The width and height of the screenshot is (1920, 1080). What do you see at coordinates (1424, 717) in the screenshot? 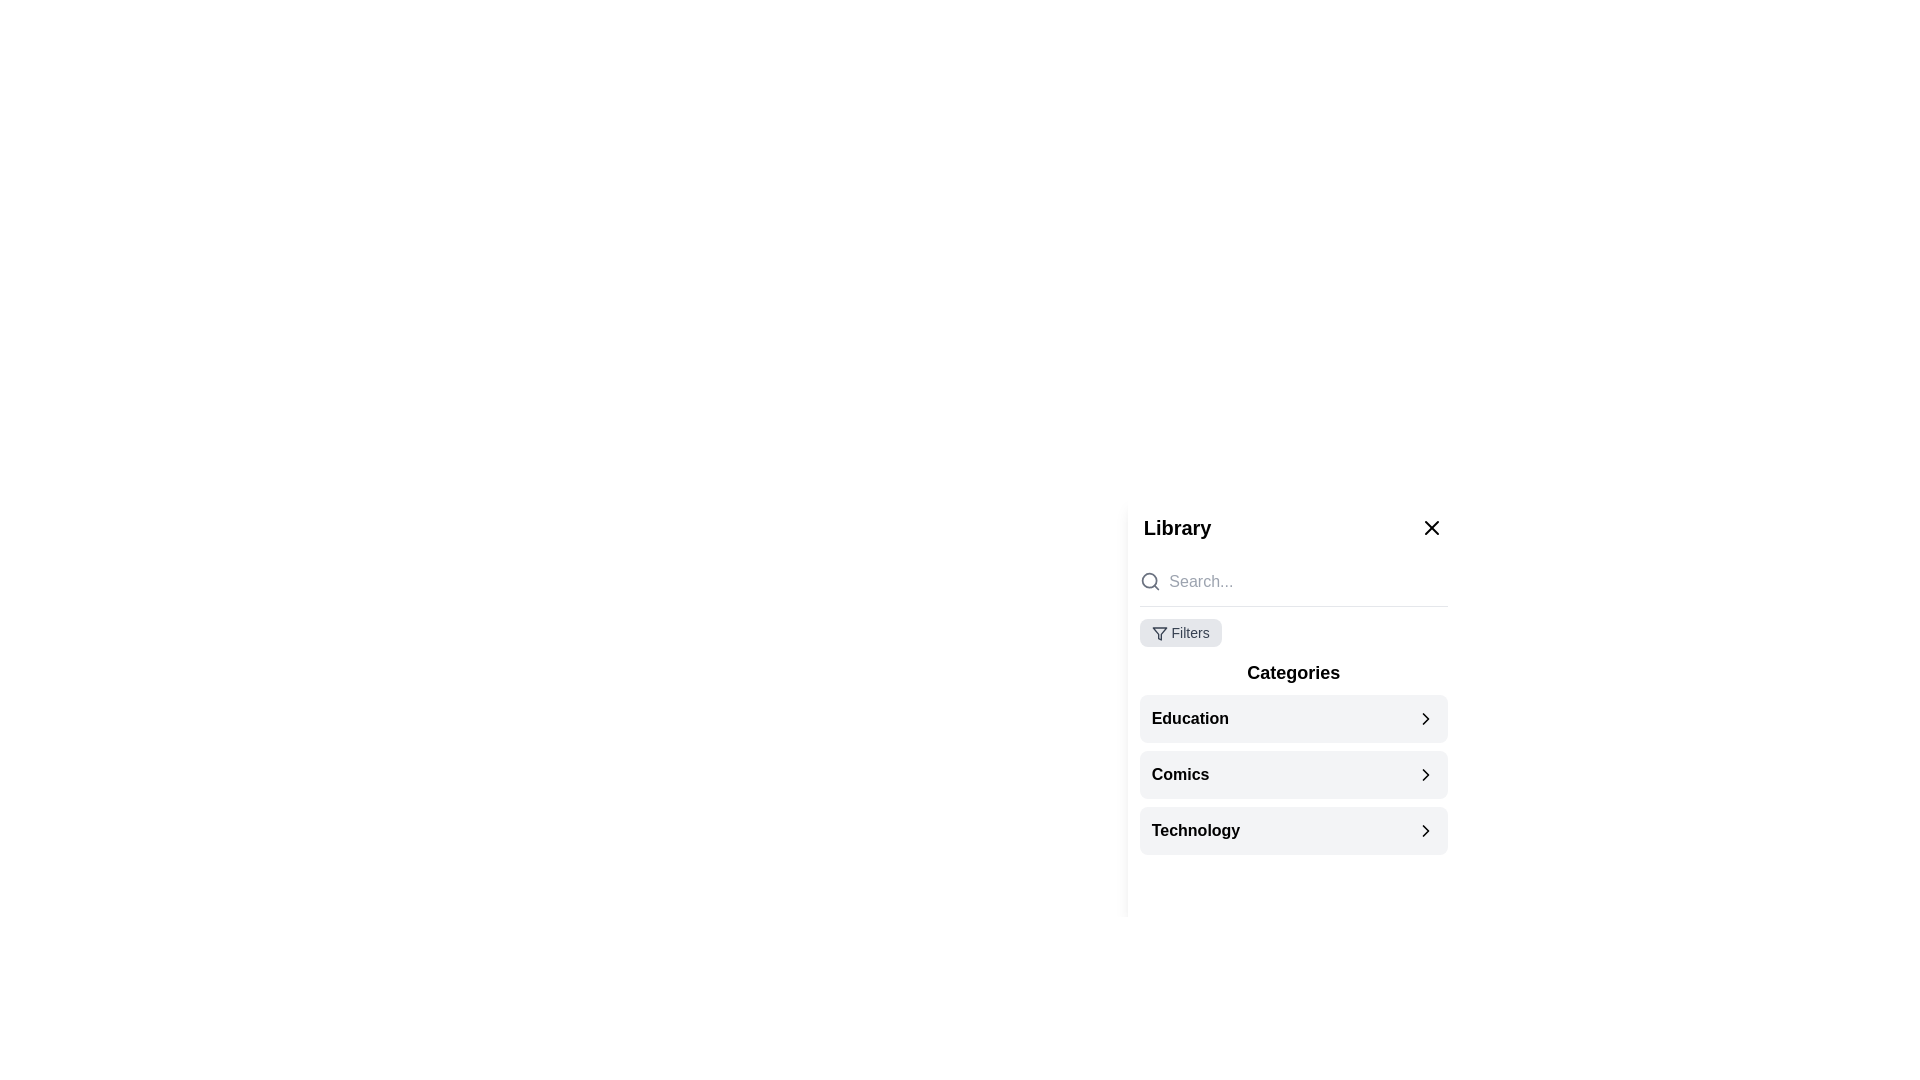
I see `the right-pointing chevron arrow icon located at the far right of the 'Education' row in the 'Categories' section of the 'Library' panel` at bounding box center [1424, 717].